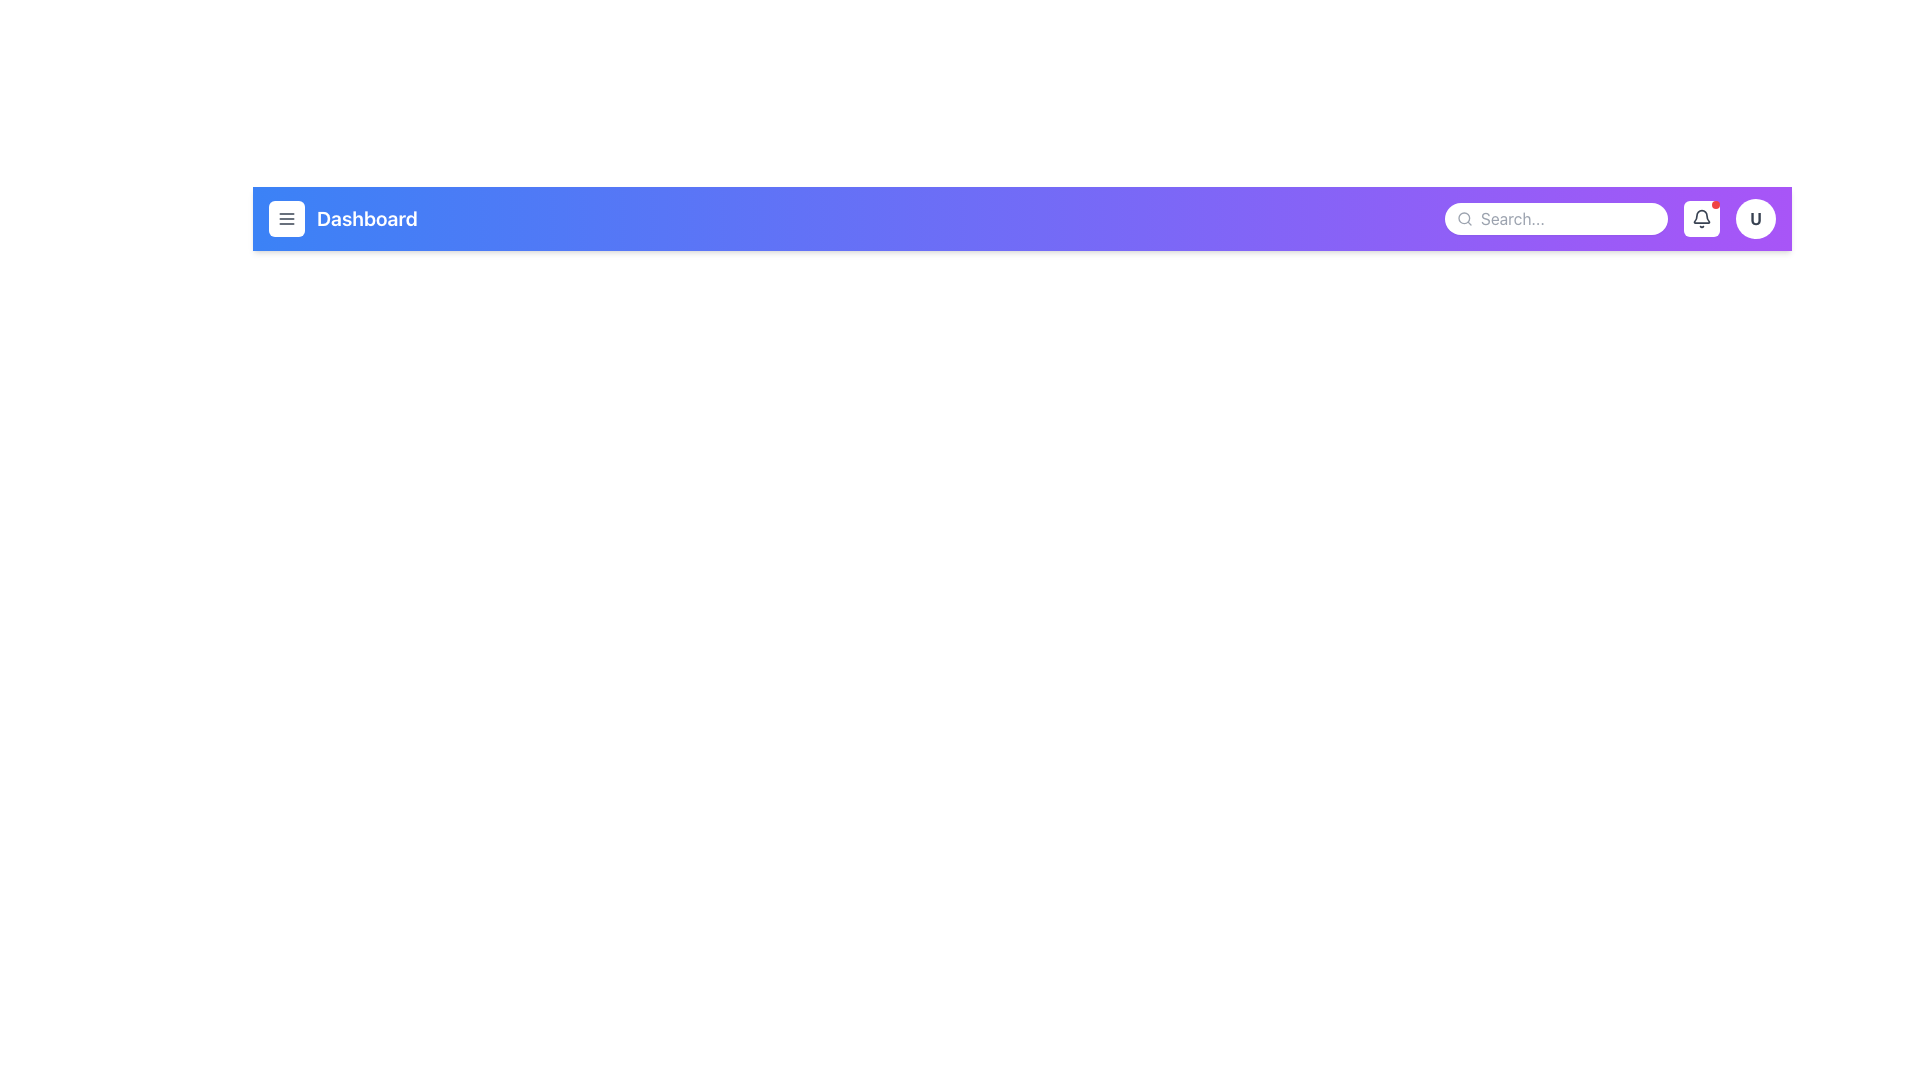  I want to click on the user profile icon, which is represented by a text element within a white circular background, located at the far right end of the top navigation bar, so click(1755, 219).